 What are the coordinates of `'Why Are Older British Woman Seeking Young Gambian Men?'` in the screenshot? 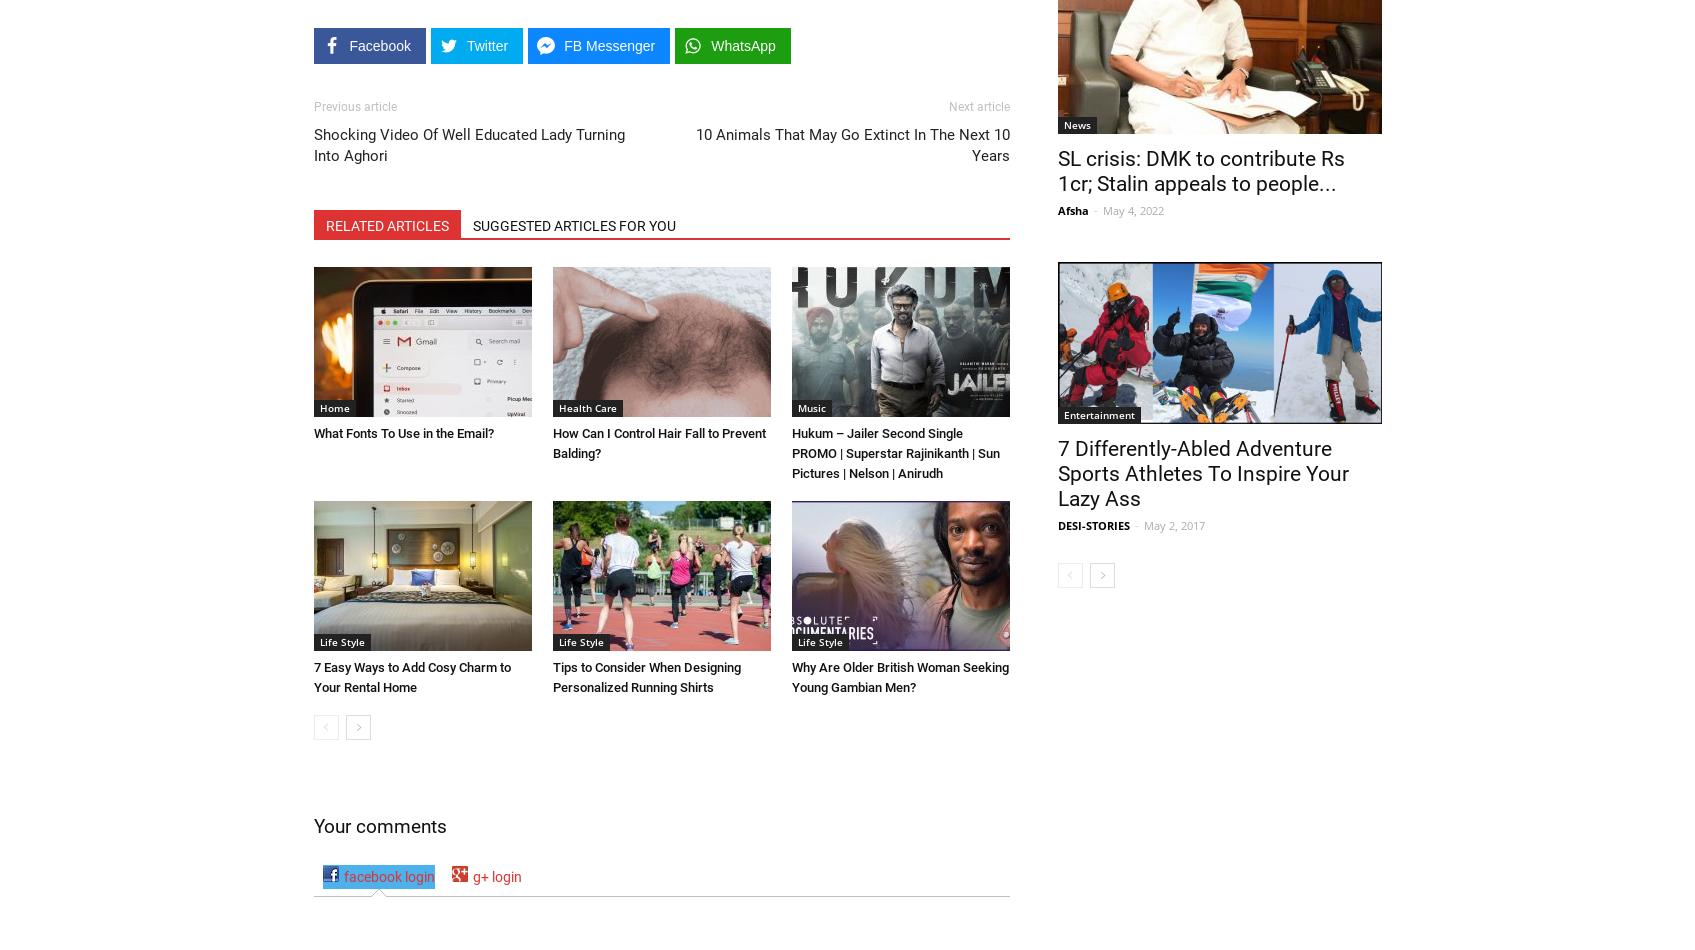 It's located at (898, 676).